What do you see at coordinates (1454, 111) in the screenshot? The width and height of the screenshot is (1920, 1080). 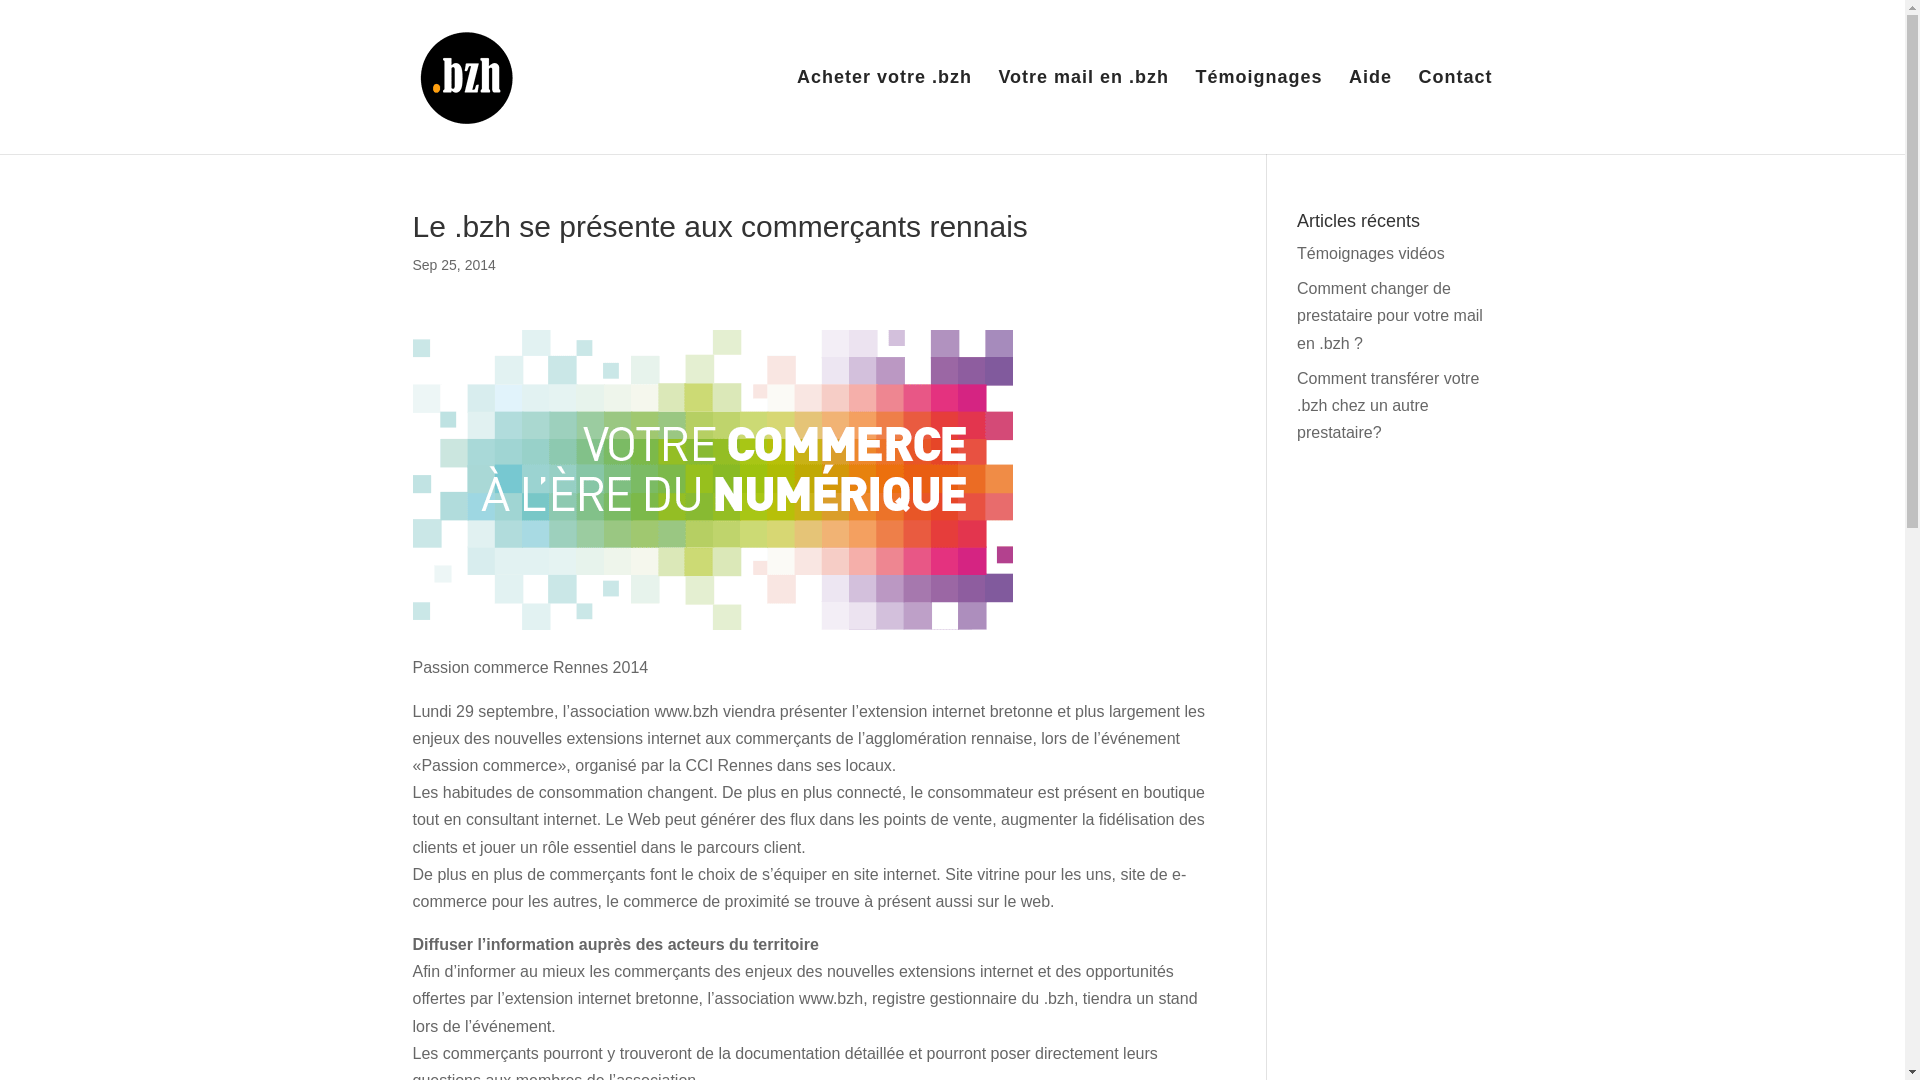 I see `'Contact'` at bounding box center [1454, 111].